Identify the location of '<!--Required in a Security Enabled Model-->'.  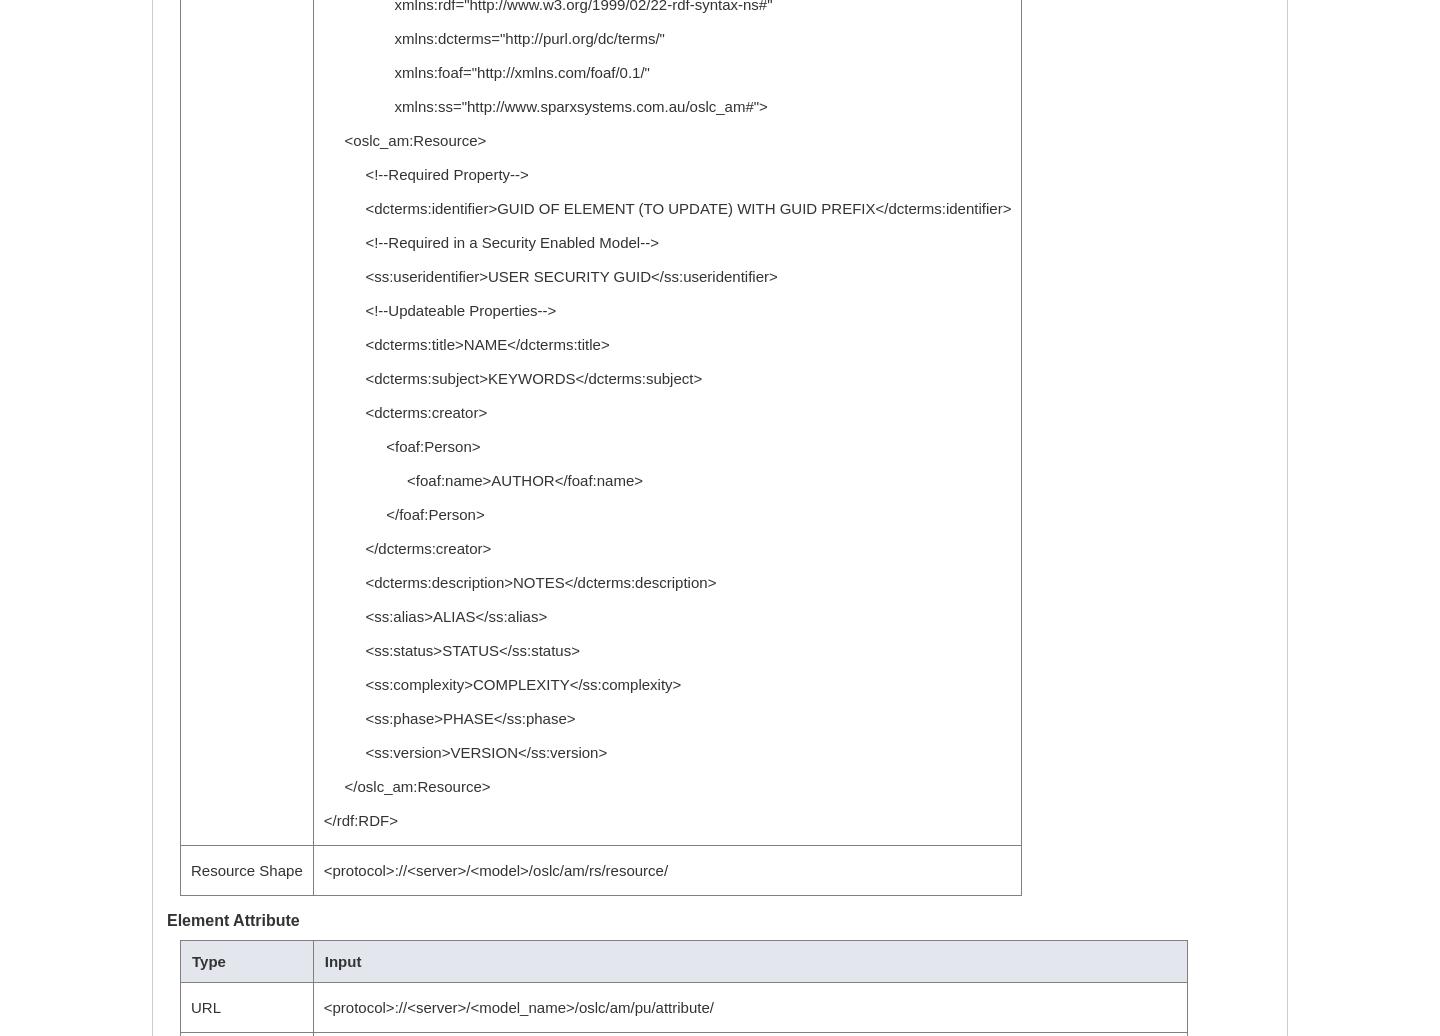
(489, 242).